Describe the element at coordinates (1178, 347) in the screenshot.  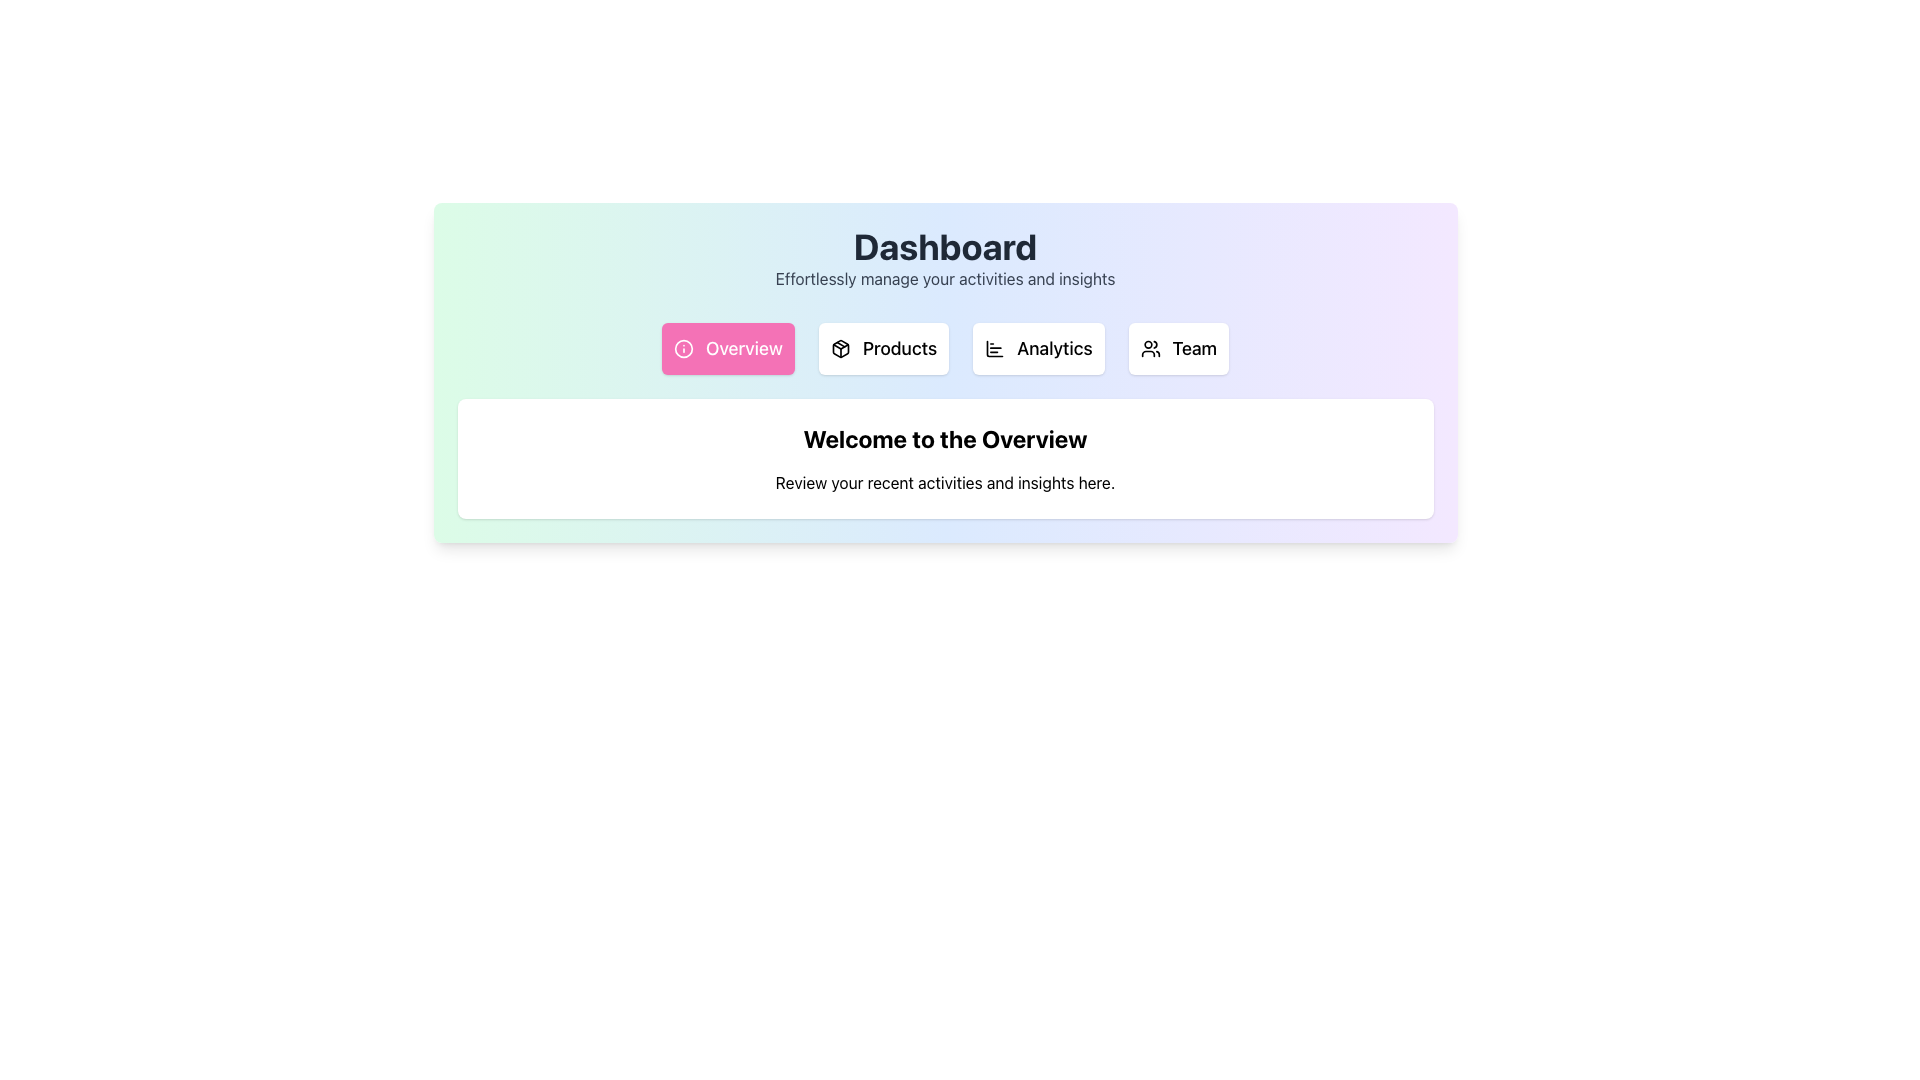
I see `the 'Team' button, which is a rectangular button with a white background, slightly rounded corners, and contains a black icon of a group of people next to bold black text 'Team'` at that location.